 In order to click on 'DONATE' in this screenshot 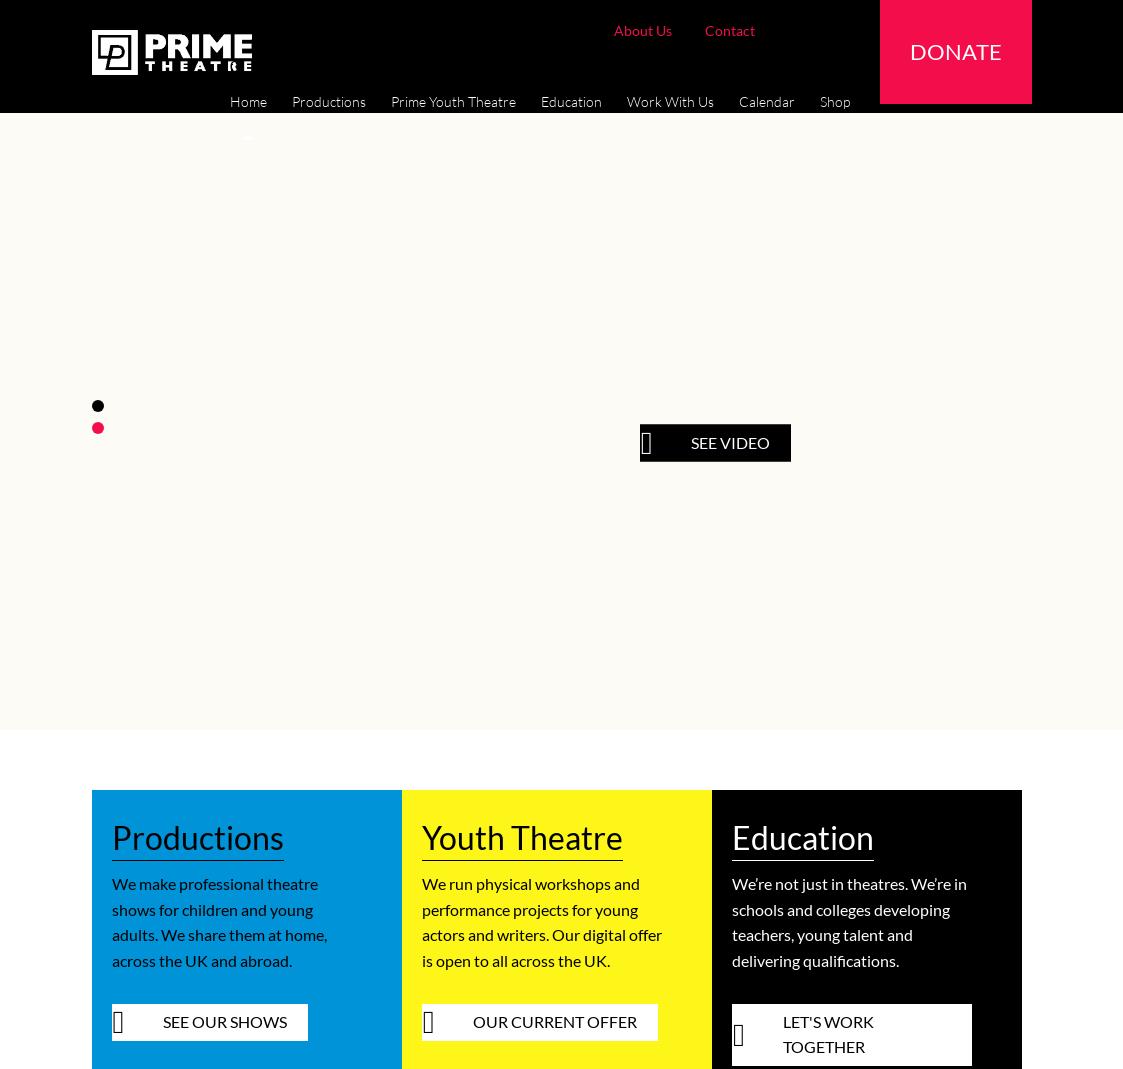, I will do `click(954, 50)`.